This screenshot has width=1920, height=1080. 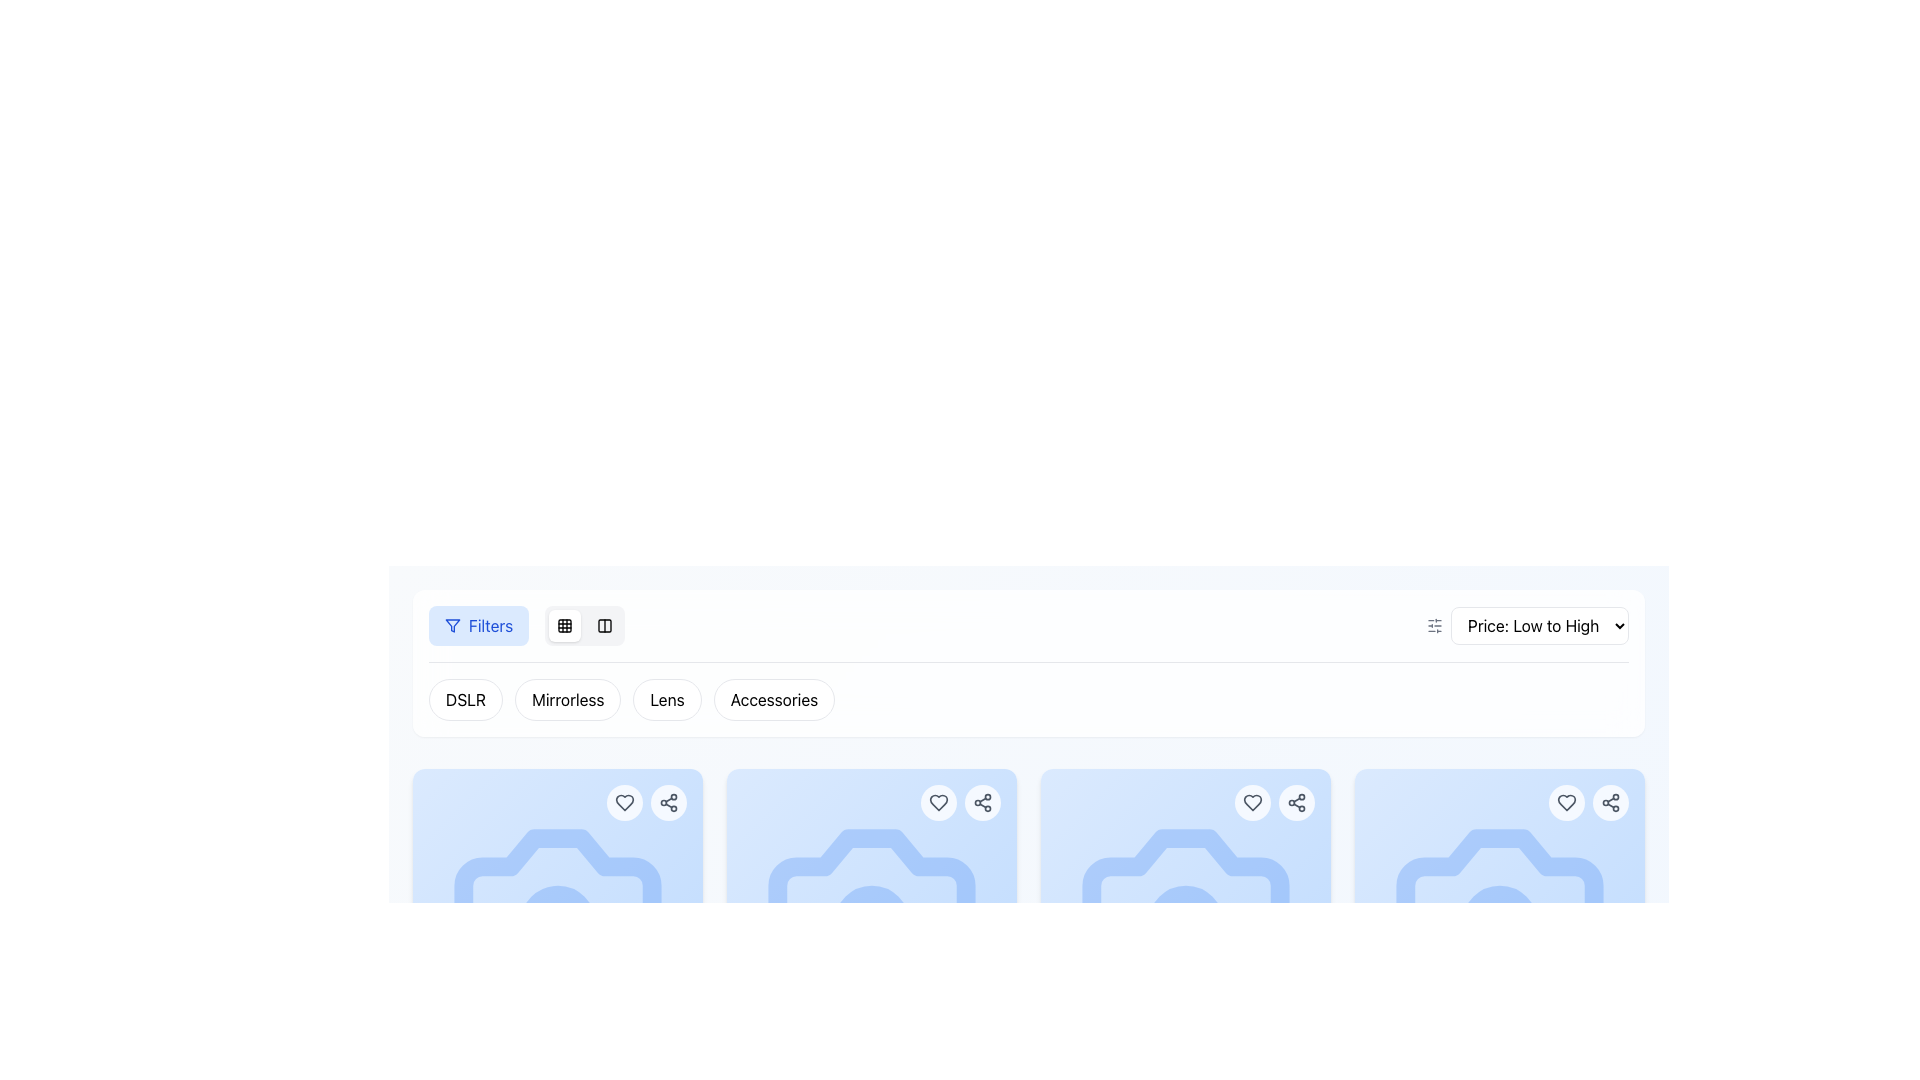 What do you see at coordinates (623, 801) in the screenshot?
I see `the heart icon` at bounding box center [623, 801].